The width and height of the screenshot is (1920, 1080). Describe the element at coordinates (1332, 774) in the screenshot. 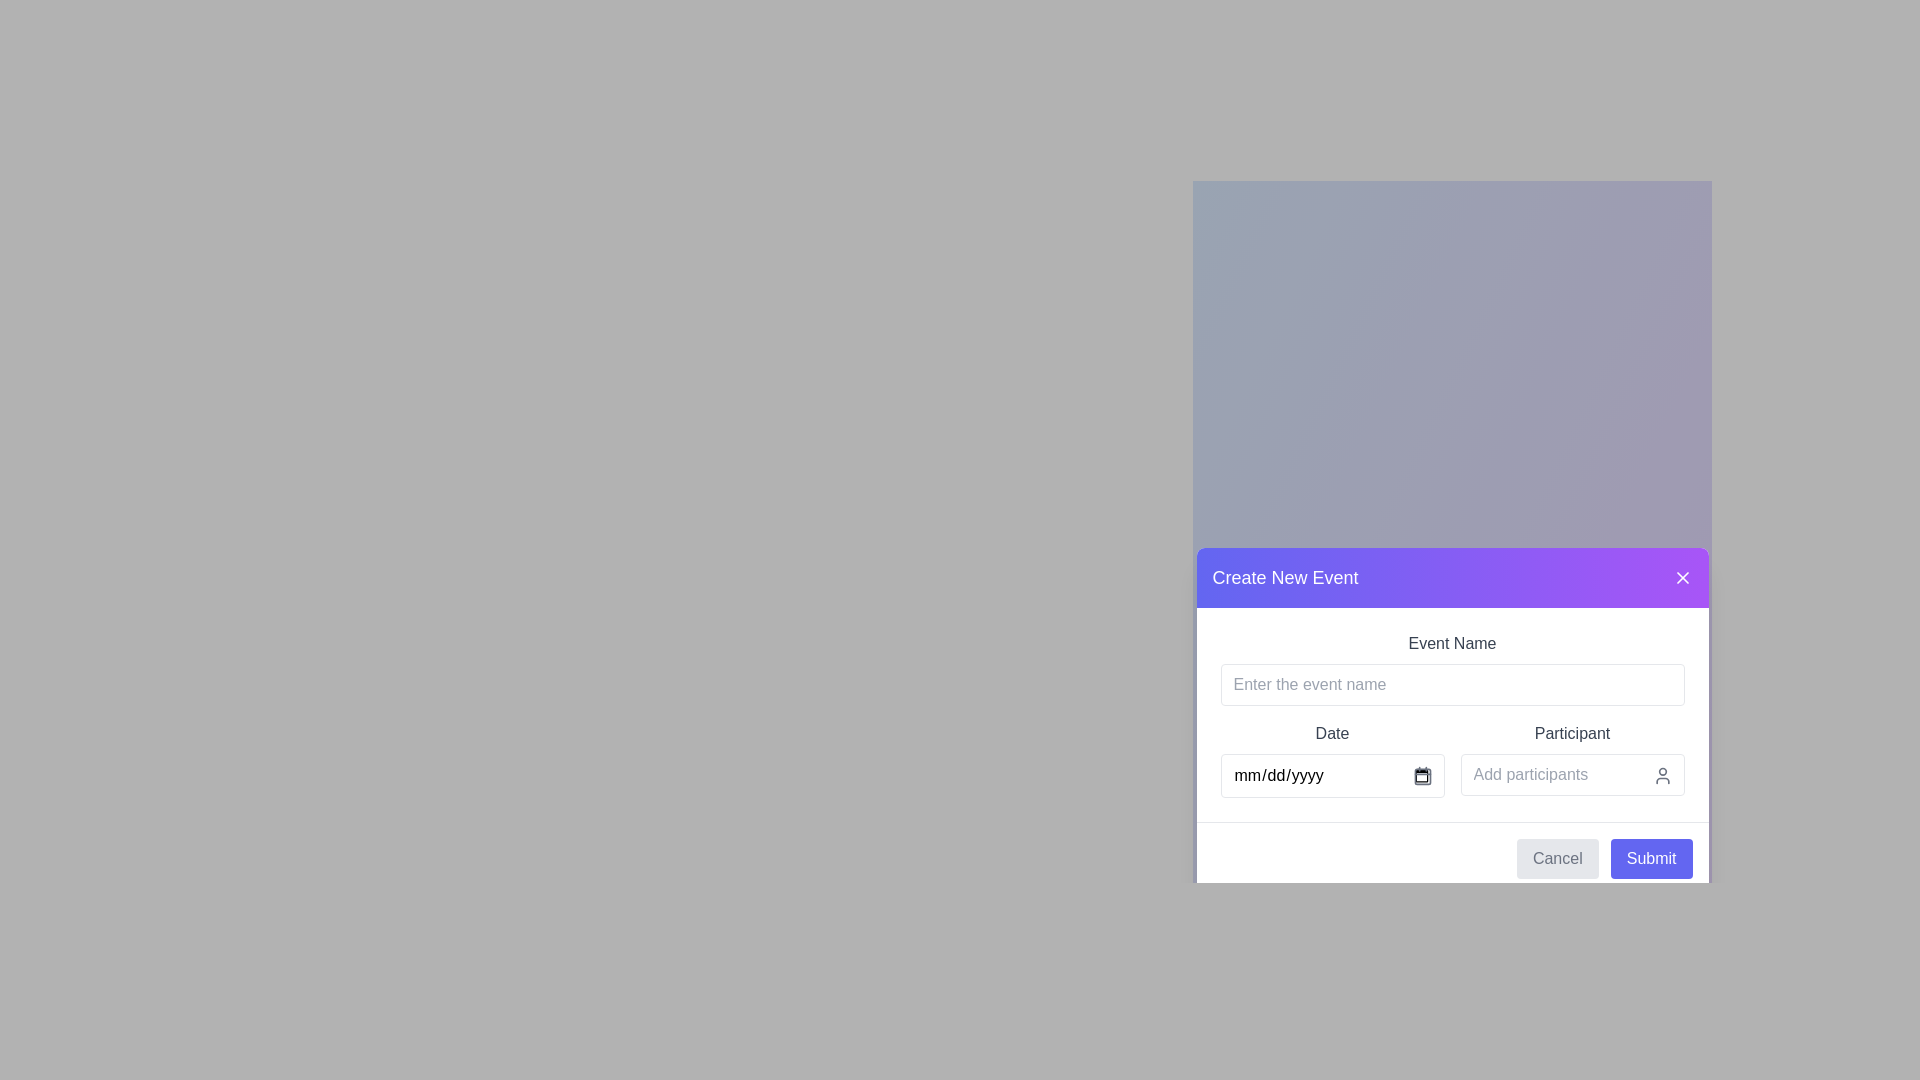

I see `the Date input field within the 'Create New Event' dialog` at that location.